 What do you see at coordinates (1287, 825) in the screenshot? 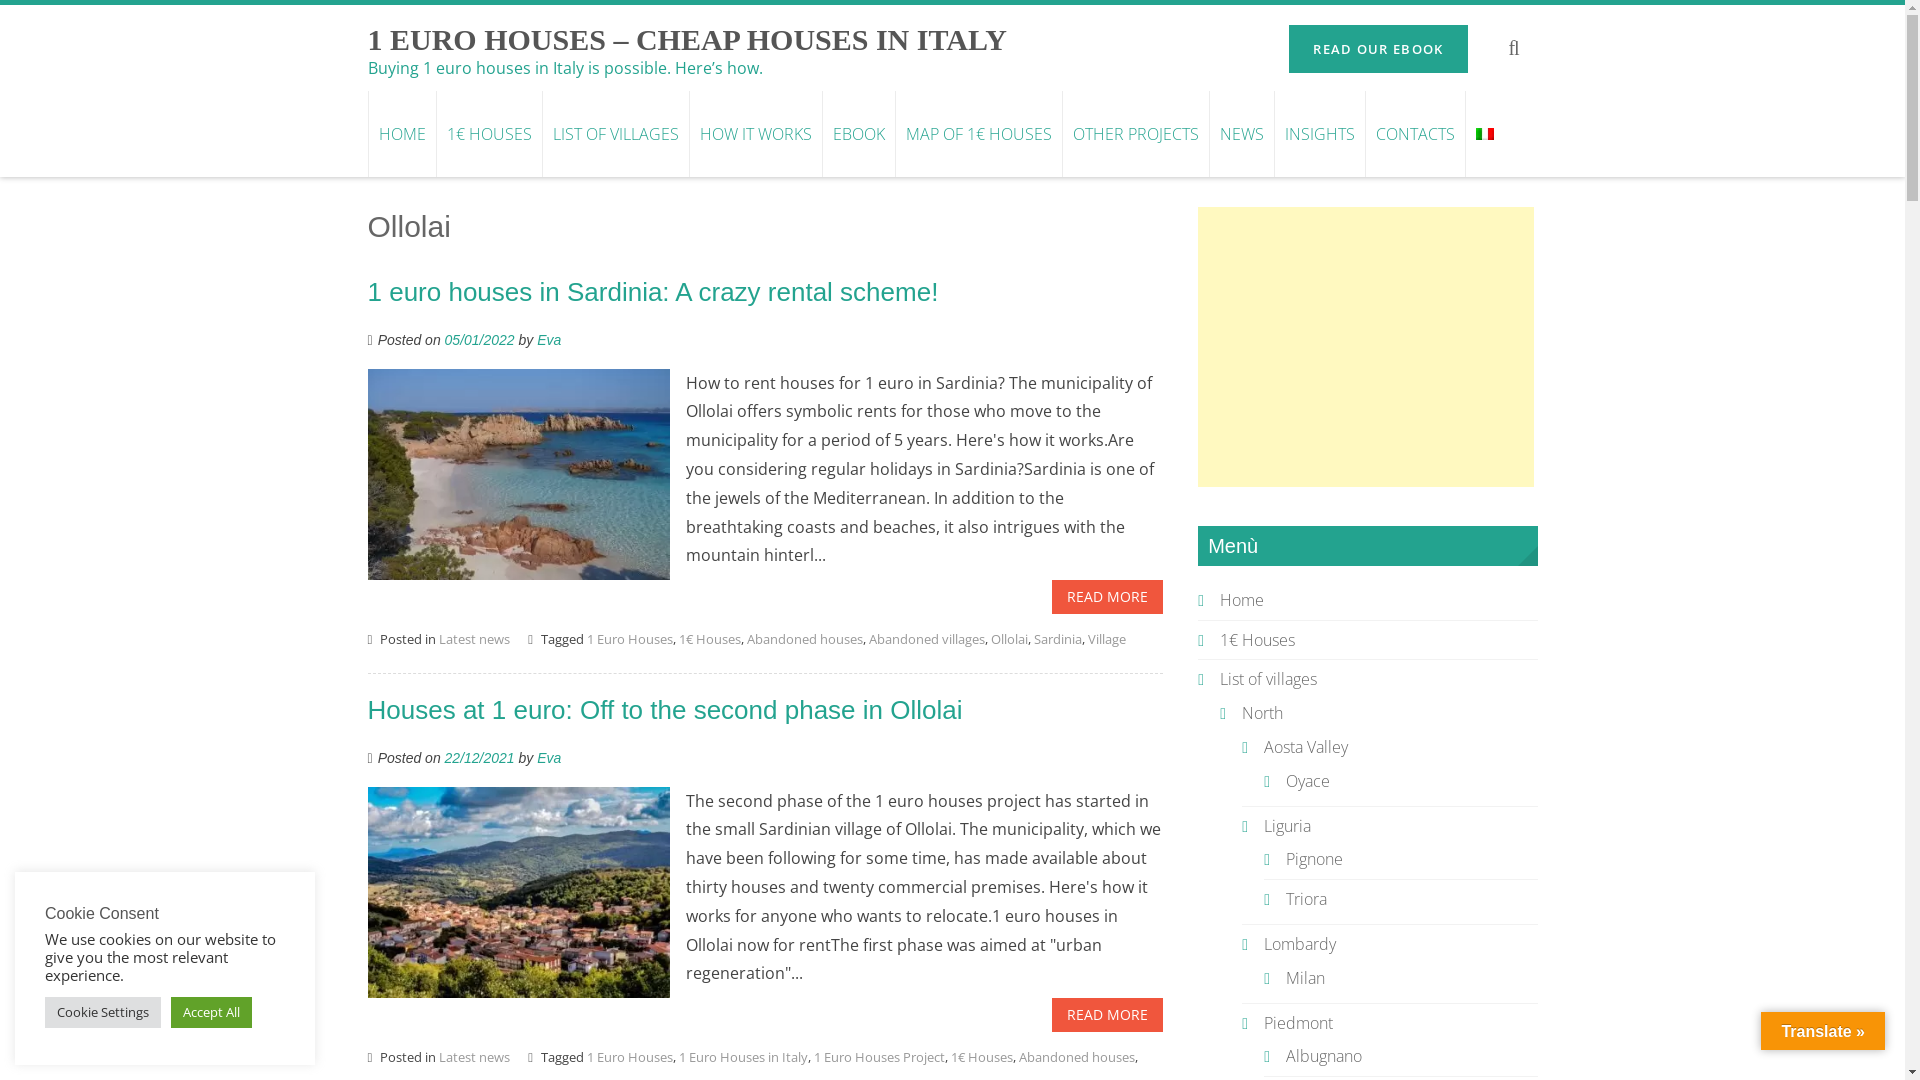
I see `'Liguria'` at bounding box center [1287, 825].